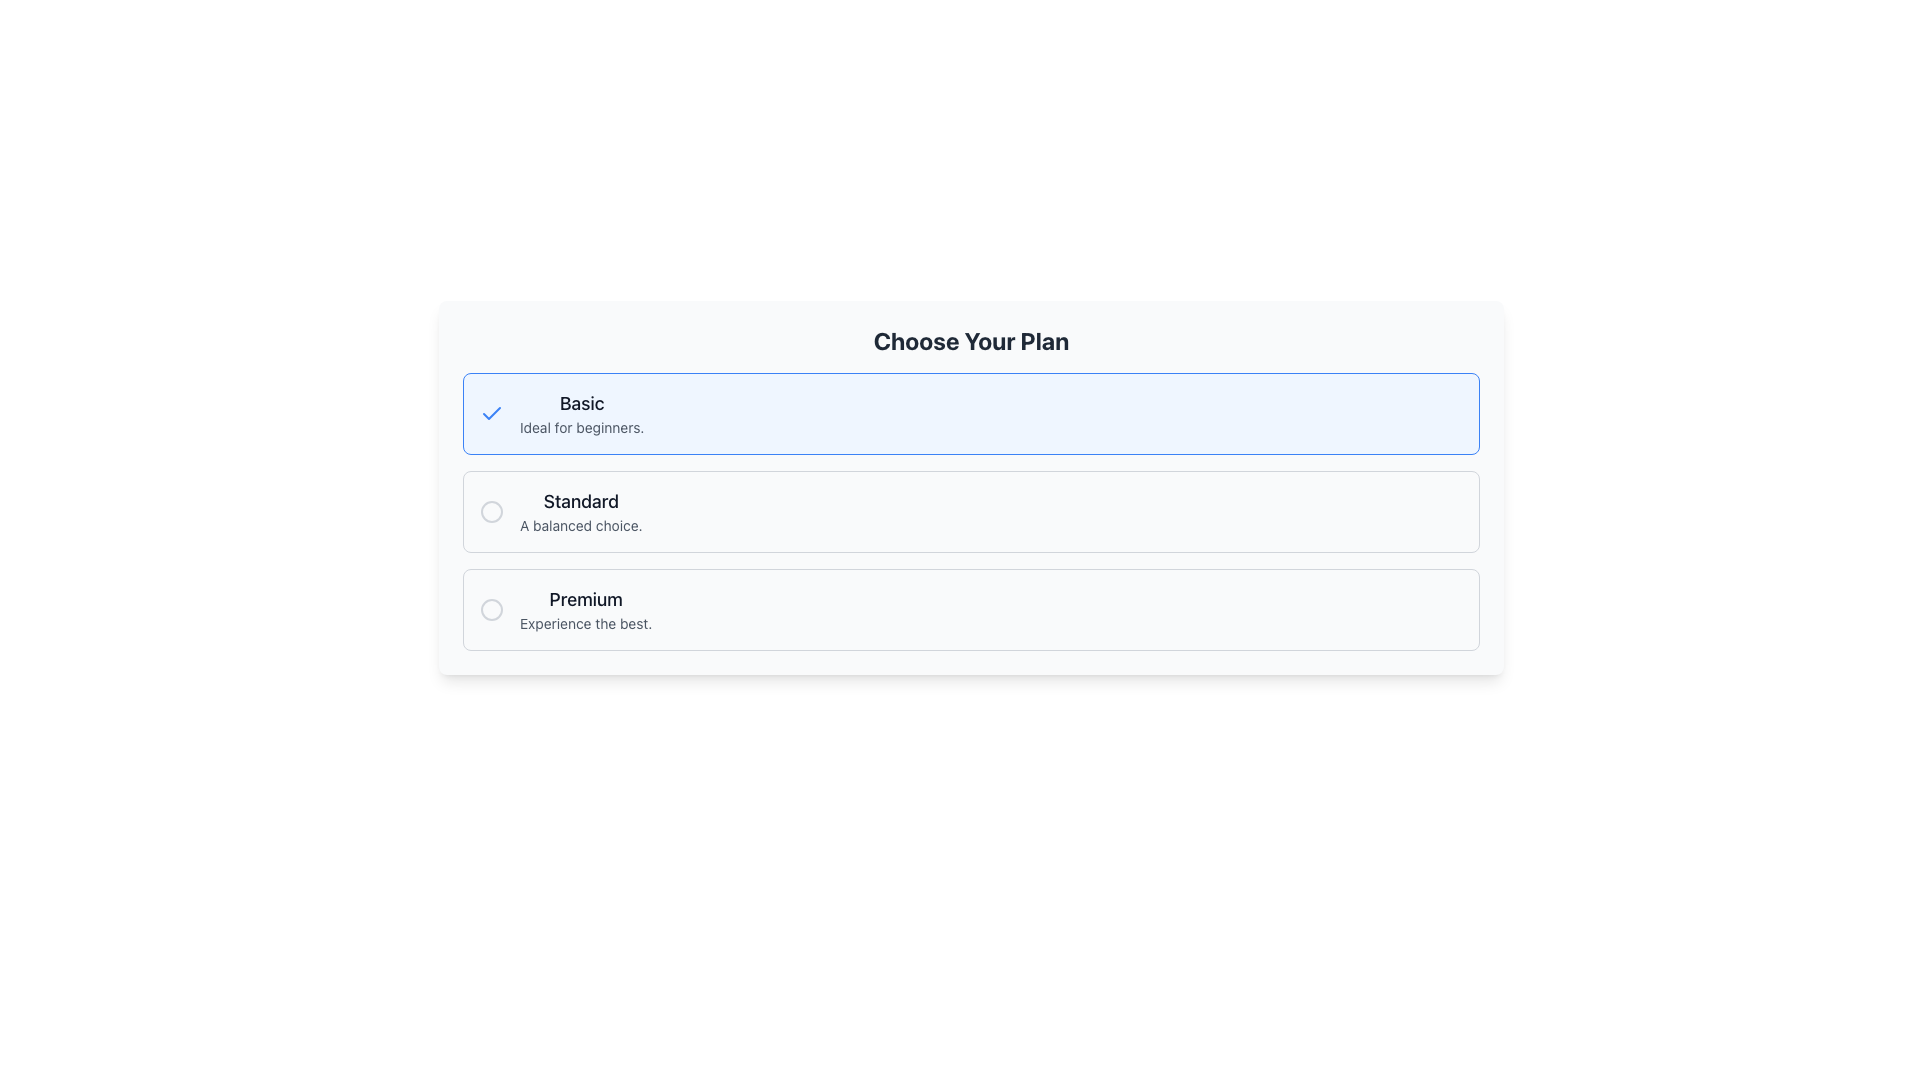  I want to click on the 'Standard' radio option, so click(971, 511).